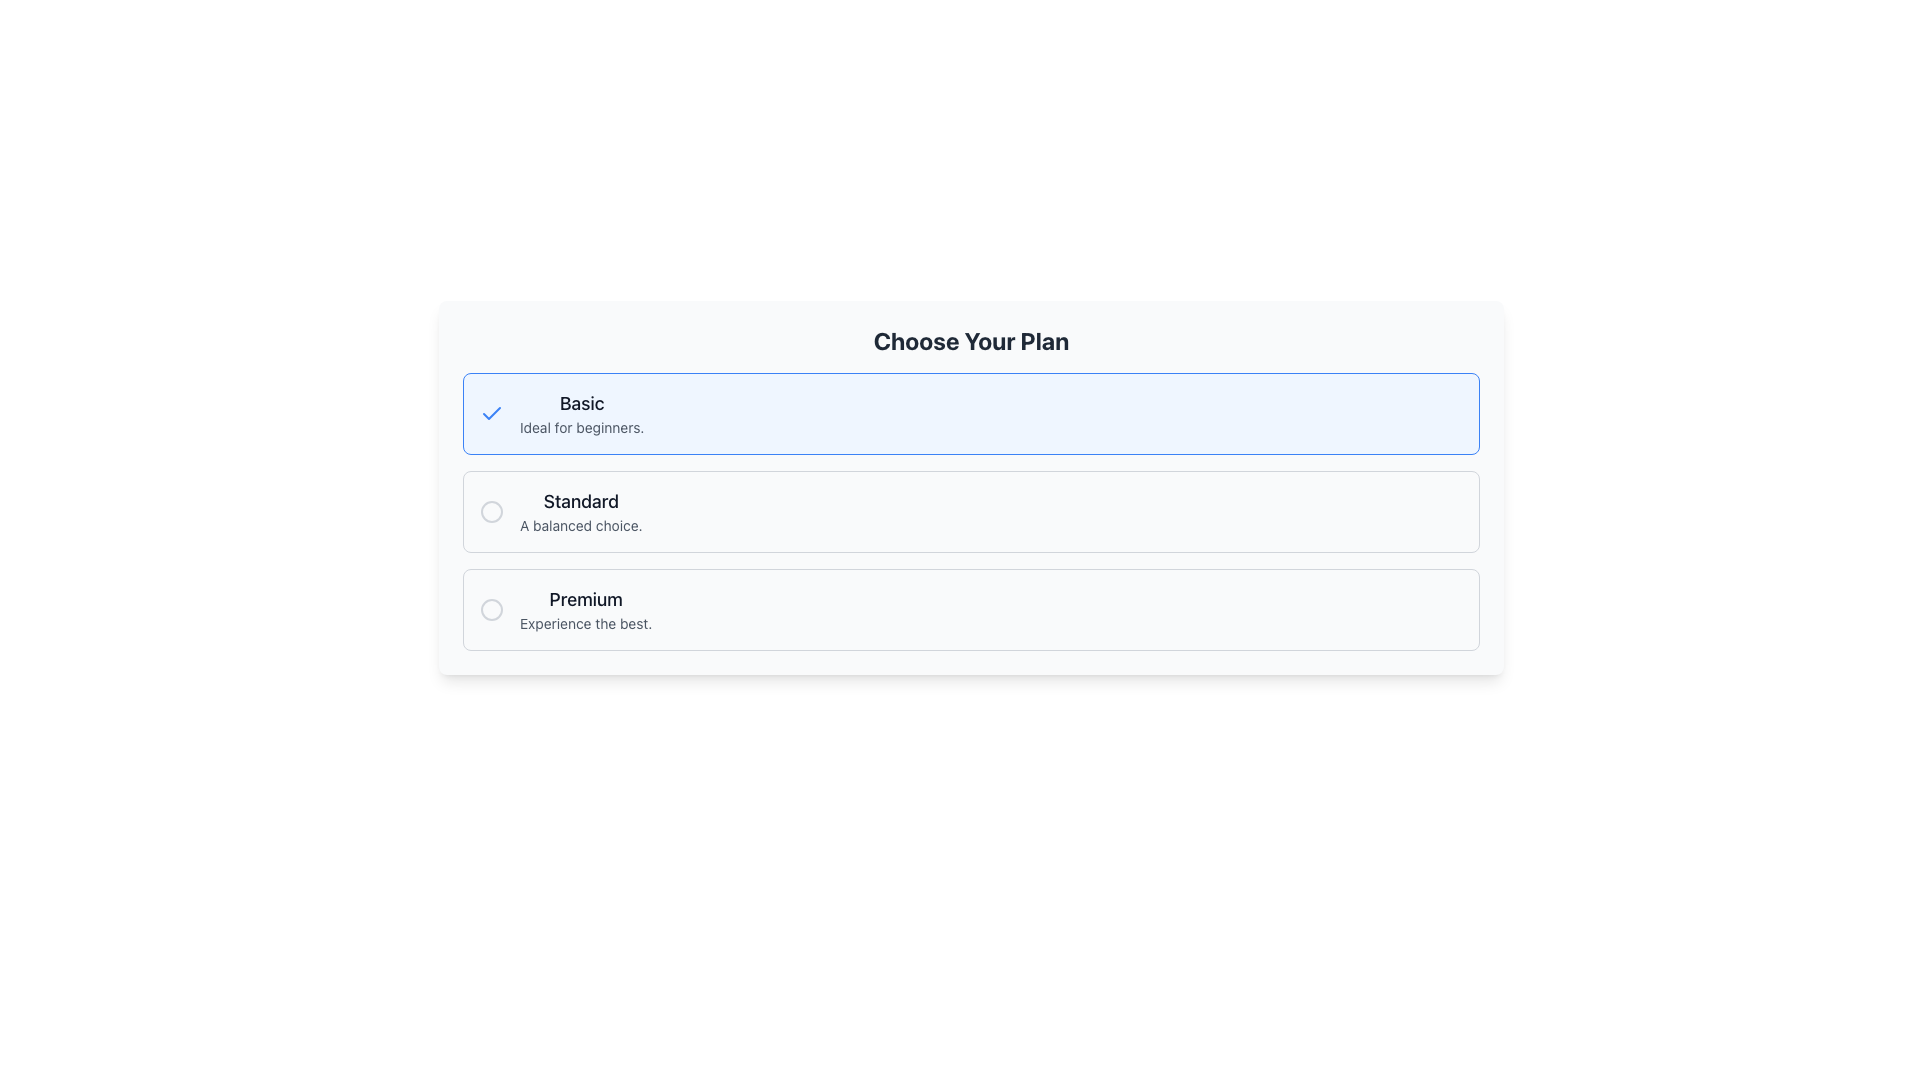  I want to click on the 'Standard' radio option, so click(971, 511).